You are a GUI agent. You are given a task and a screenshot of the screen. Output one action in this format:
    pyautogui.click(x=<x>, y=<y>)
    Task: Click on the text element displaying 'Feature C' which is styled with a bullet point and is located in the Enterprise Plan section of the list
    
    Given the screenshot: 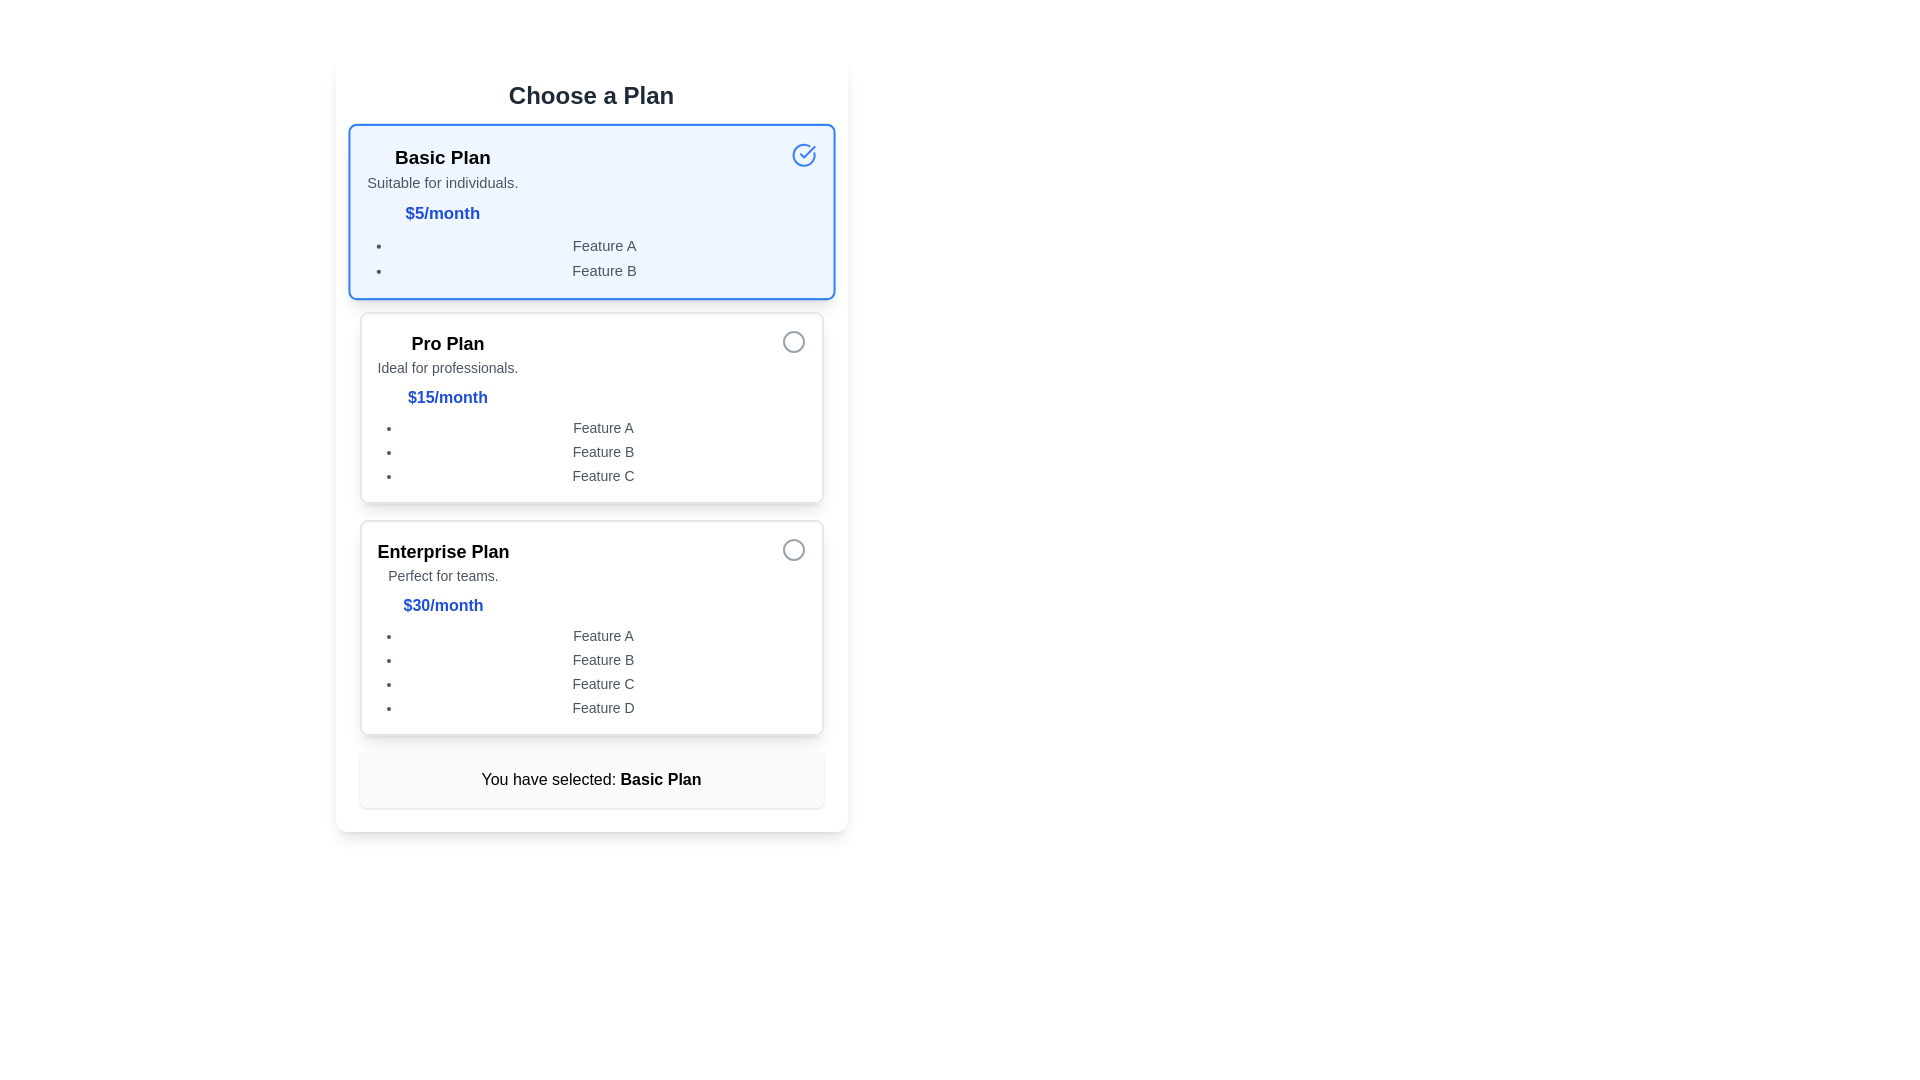 What is the action you would take?
    pyautogui.click(x=602, y=682)
    